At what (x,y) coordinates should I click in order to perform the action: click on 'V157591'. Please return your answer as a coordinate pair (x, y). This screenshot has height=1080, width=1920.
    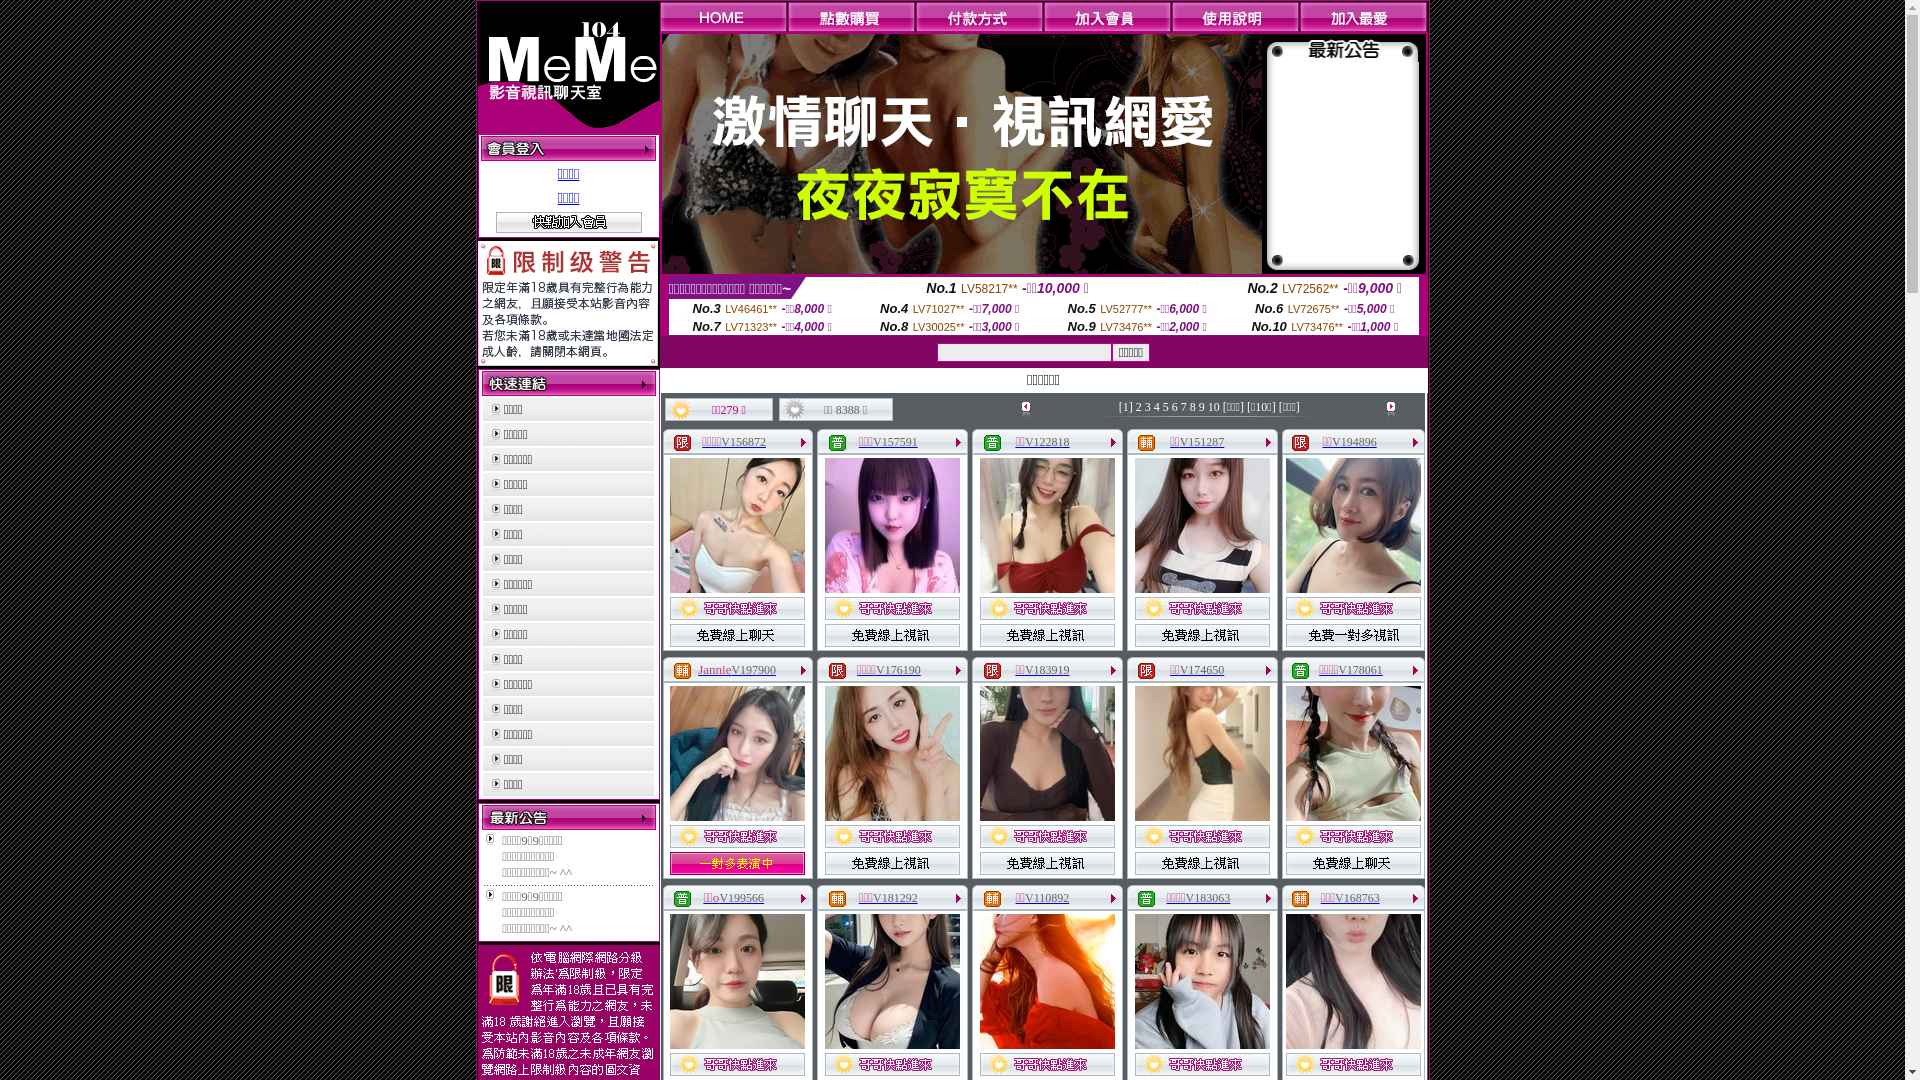
    Looking at the image, I should click on (894, 441).